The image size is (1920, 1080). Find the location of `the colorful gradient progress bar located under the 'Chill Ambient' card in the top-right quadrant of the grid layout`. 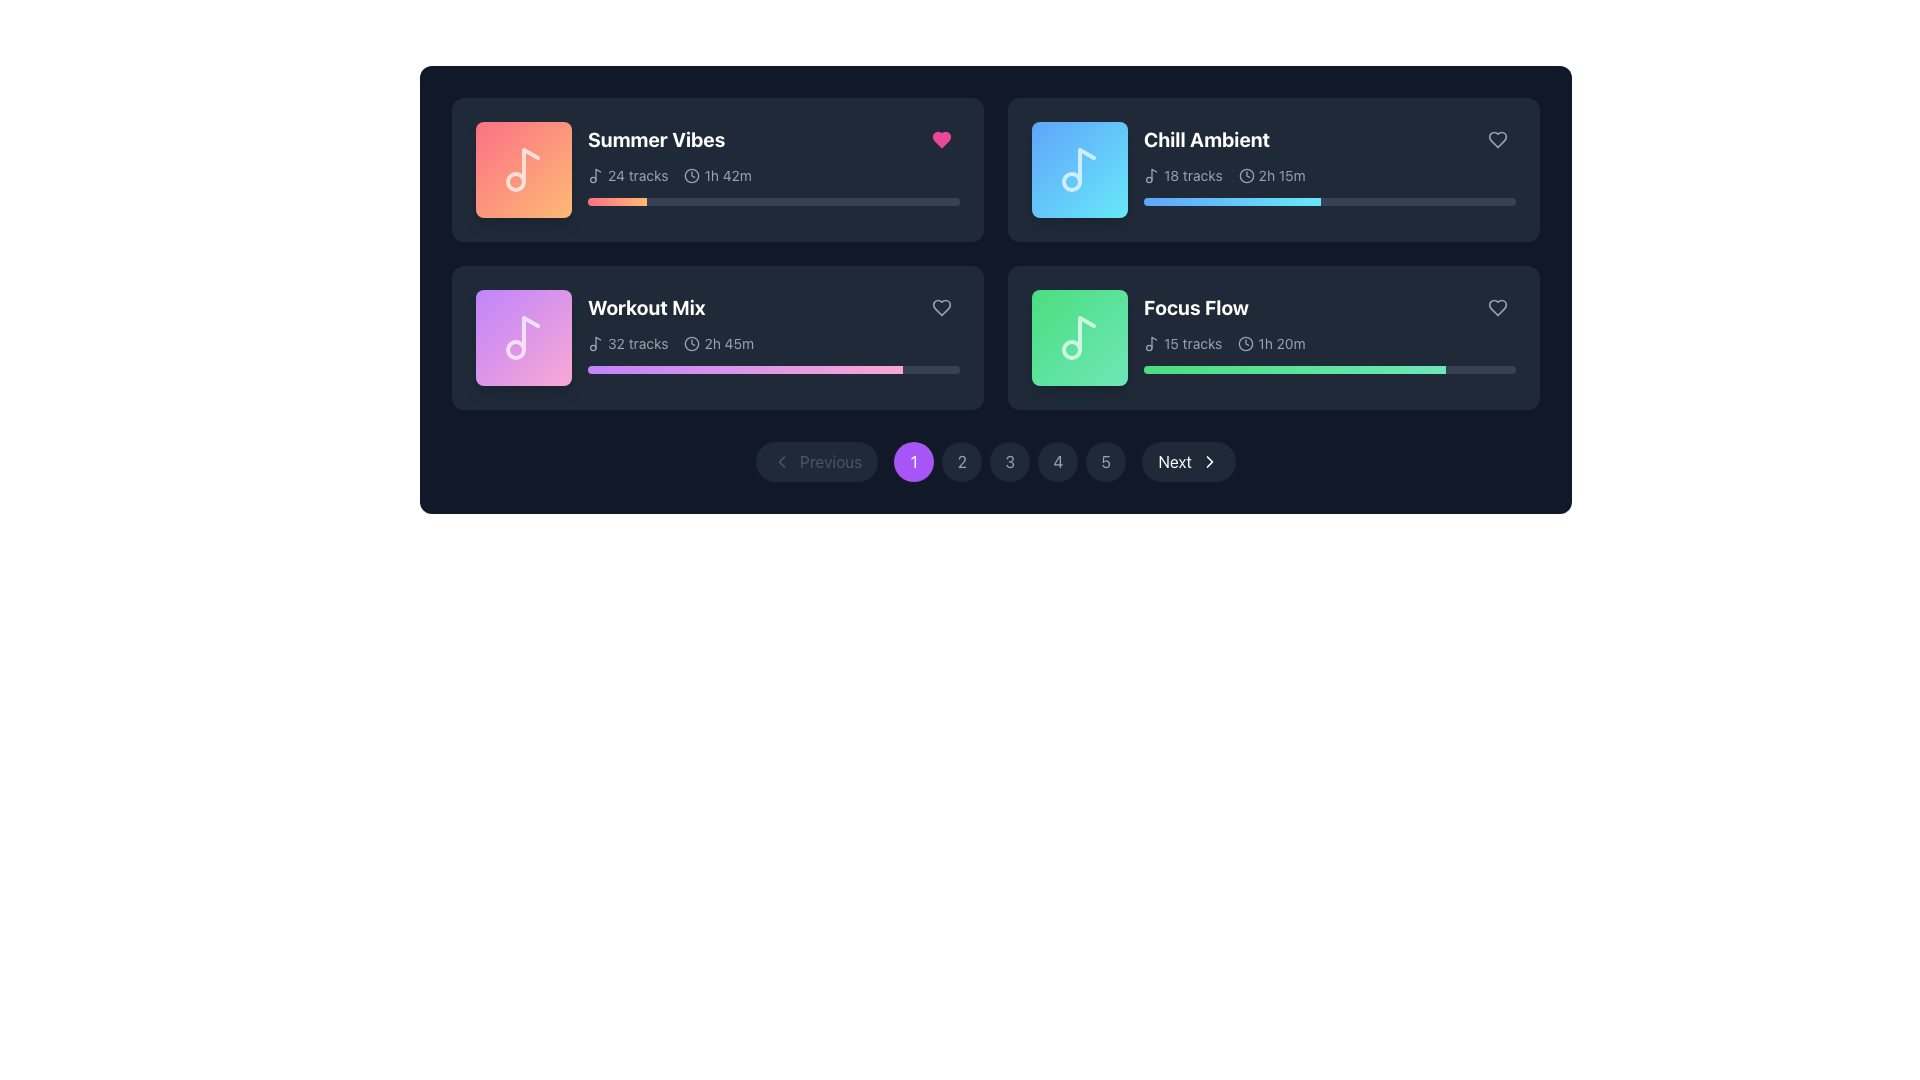

the colorful gradient progress bar located under the 'Chill Ambient' card in the top-right quadrant of the grid layout is located at coordinates (1231, 201).